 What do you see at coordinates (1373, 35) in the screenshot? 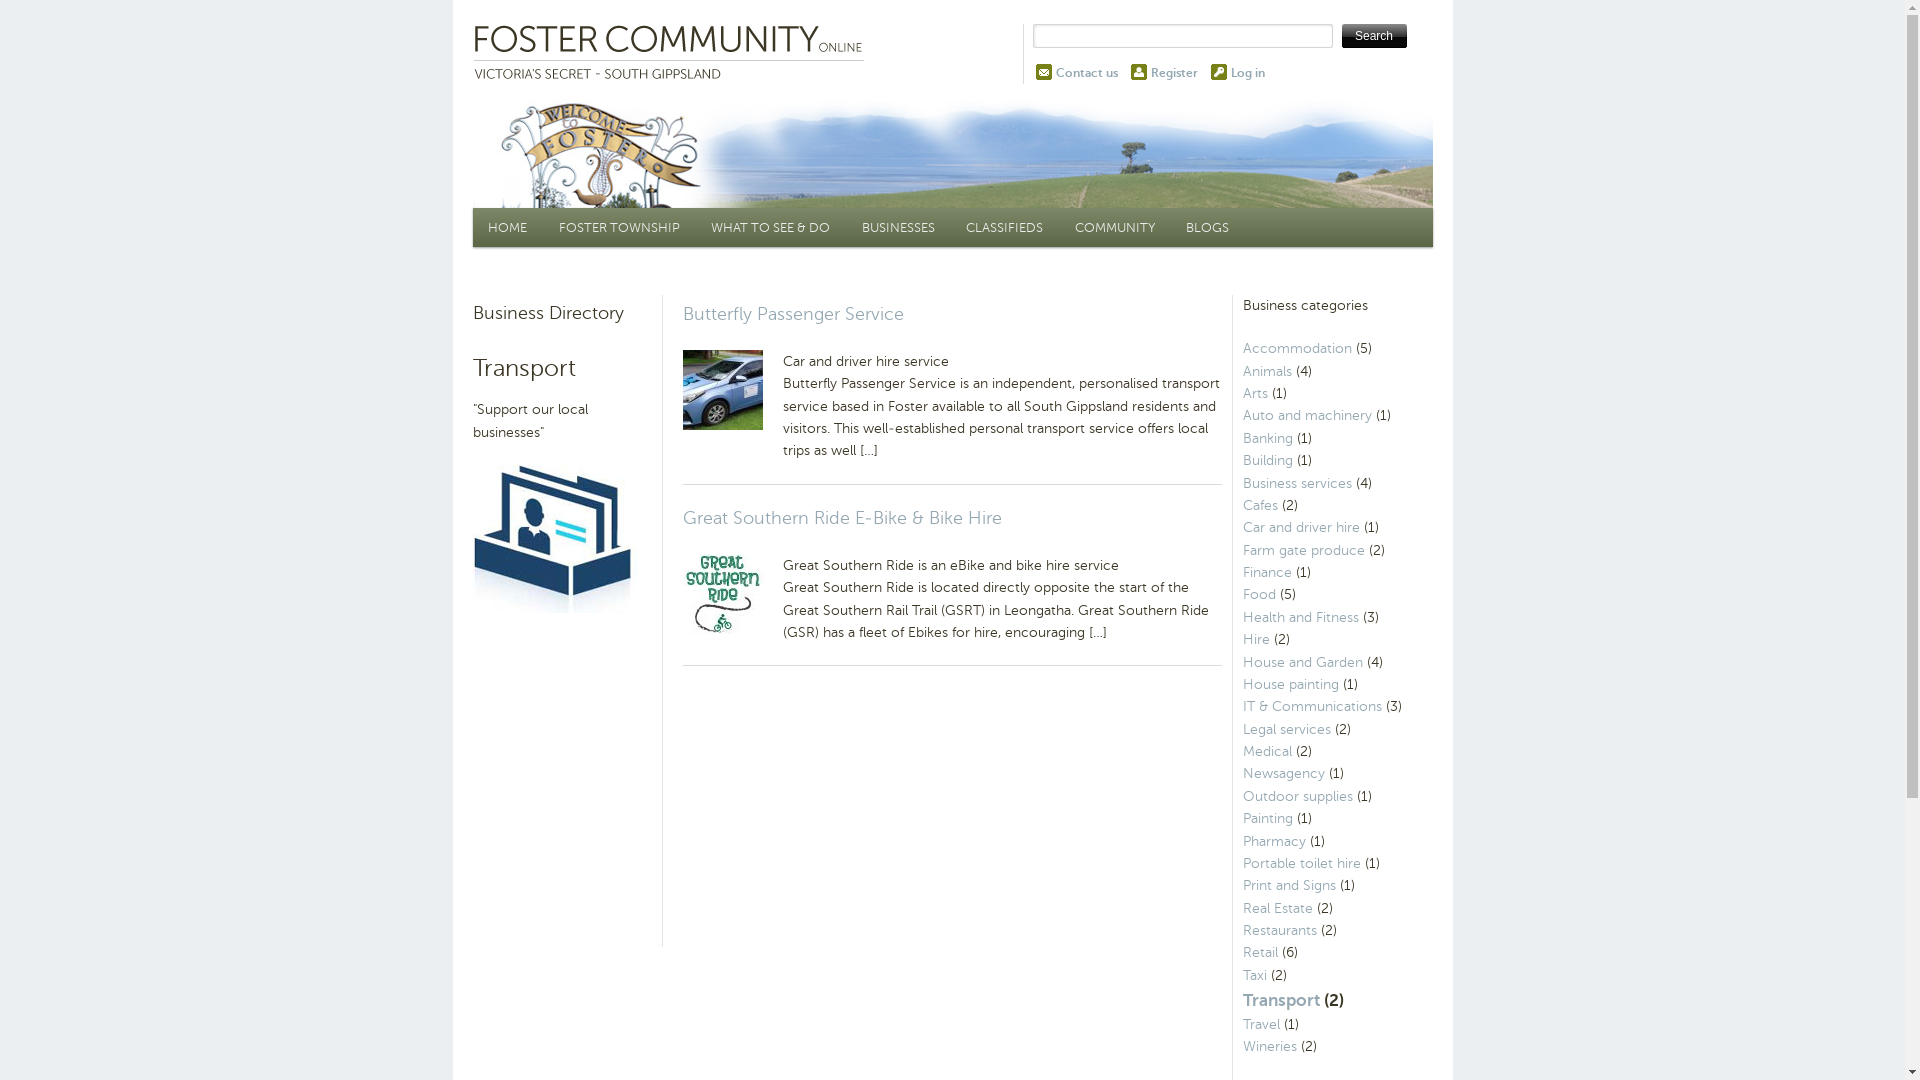
I see `'Search'` at bounding box center [1373, 35].